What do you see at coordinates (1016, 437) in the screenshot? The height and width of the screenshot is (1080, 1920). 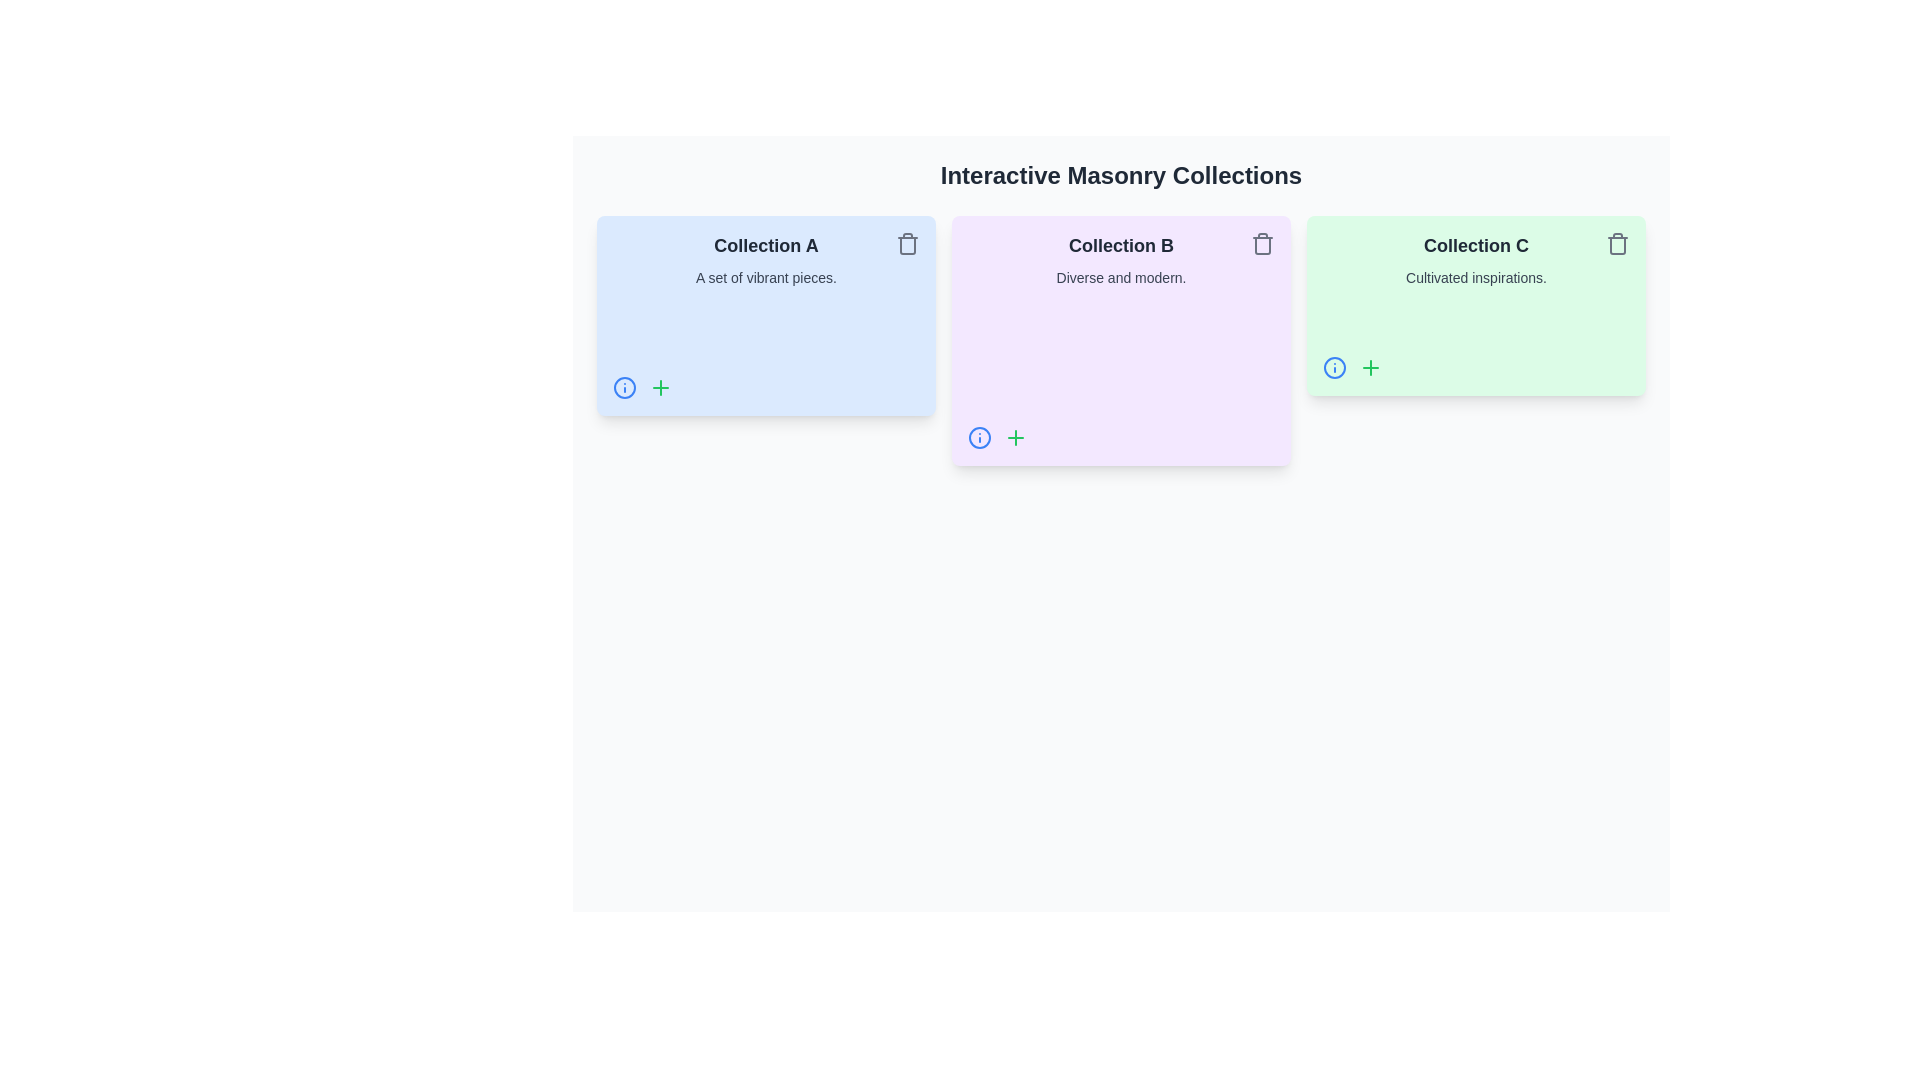 I see `the green plus icon button located to the right of the blue information icon within the 'Collection B' card` at bounding box center [1016, 437].